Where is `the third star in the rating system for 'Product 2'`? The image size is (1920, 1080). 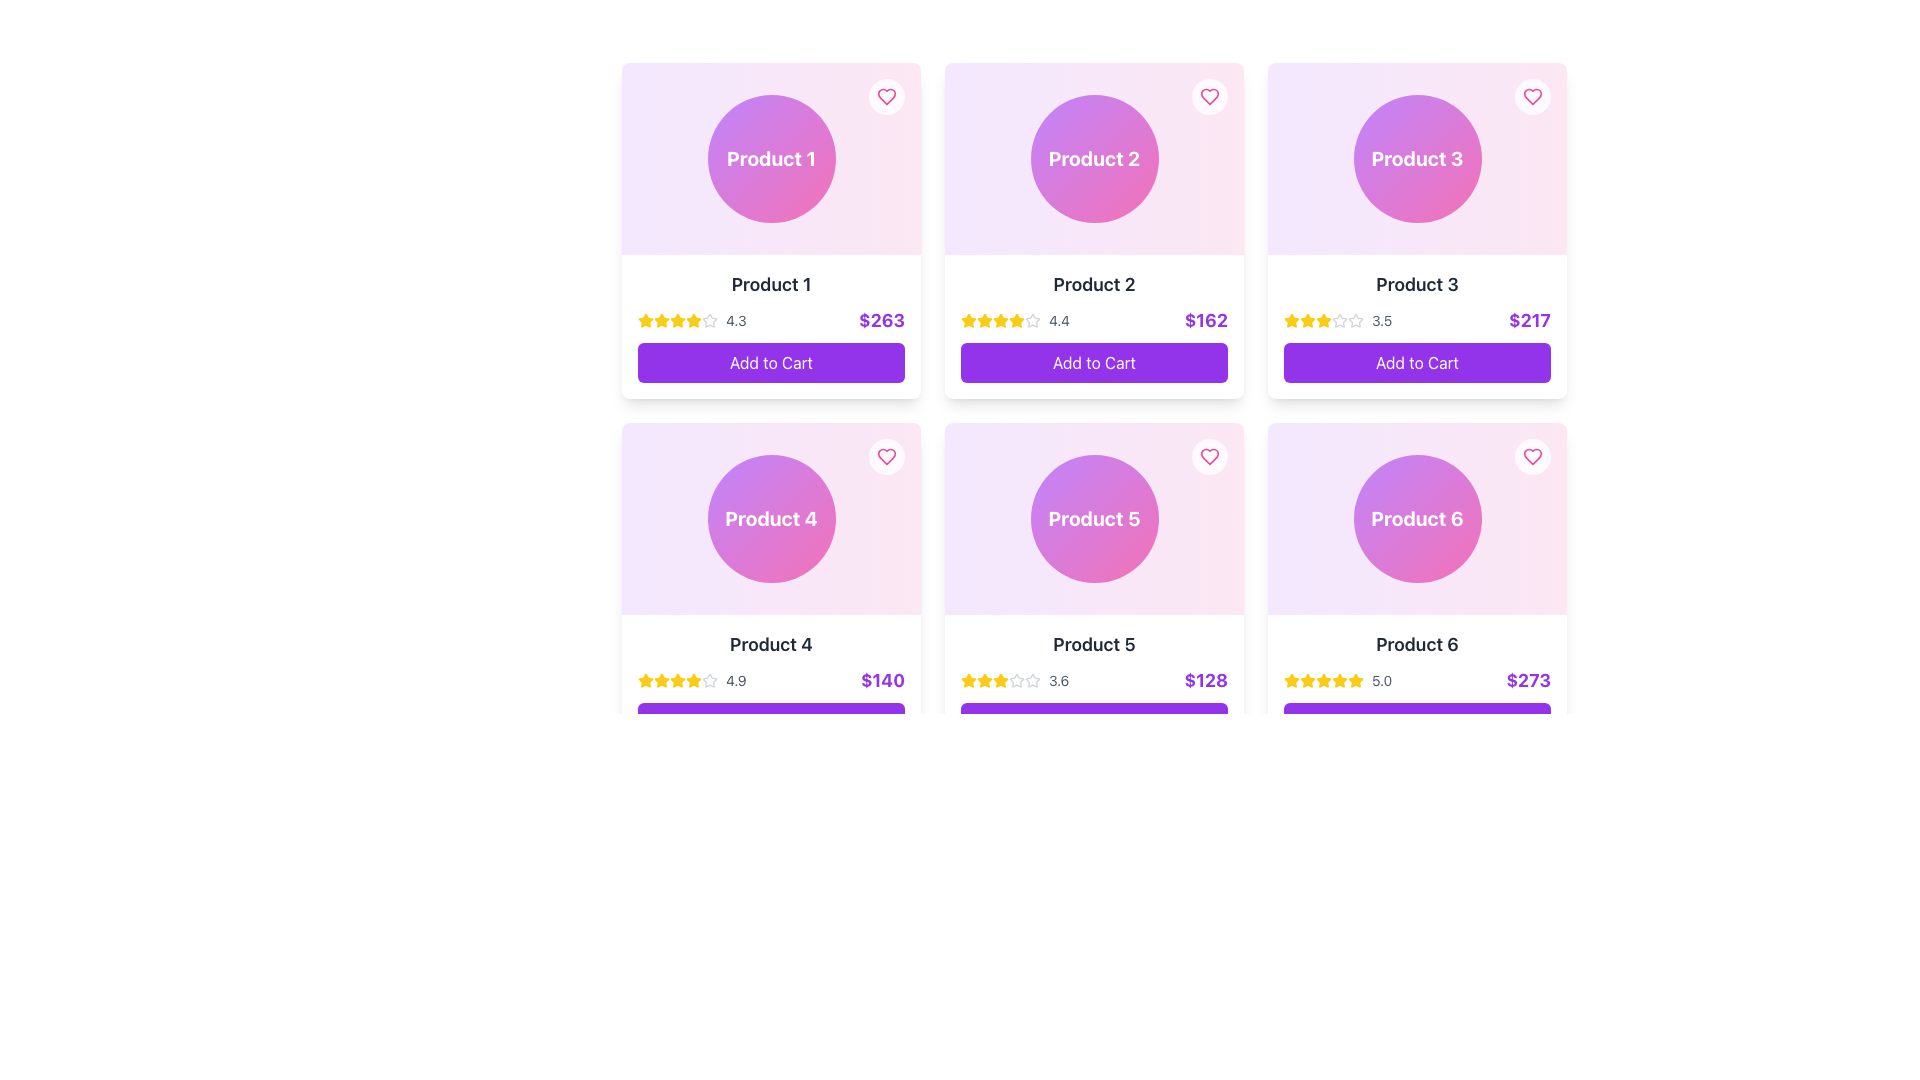 the third star in the rating system for 'Product 2' is located at coordinates (999, 319).